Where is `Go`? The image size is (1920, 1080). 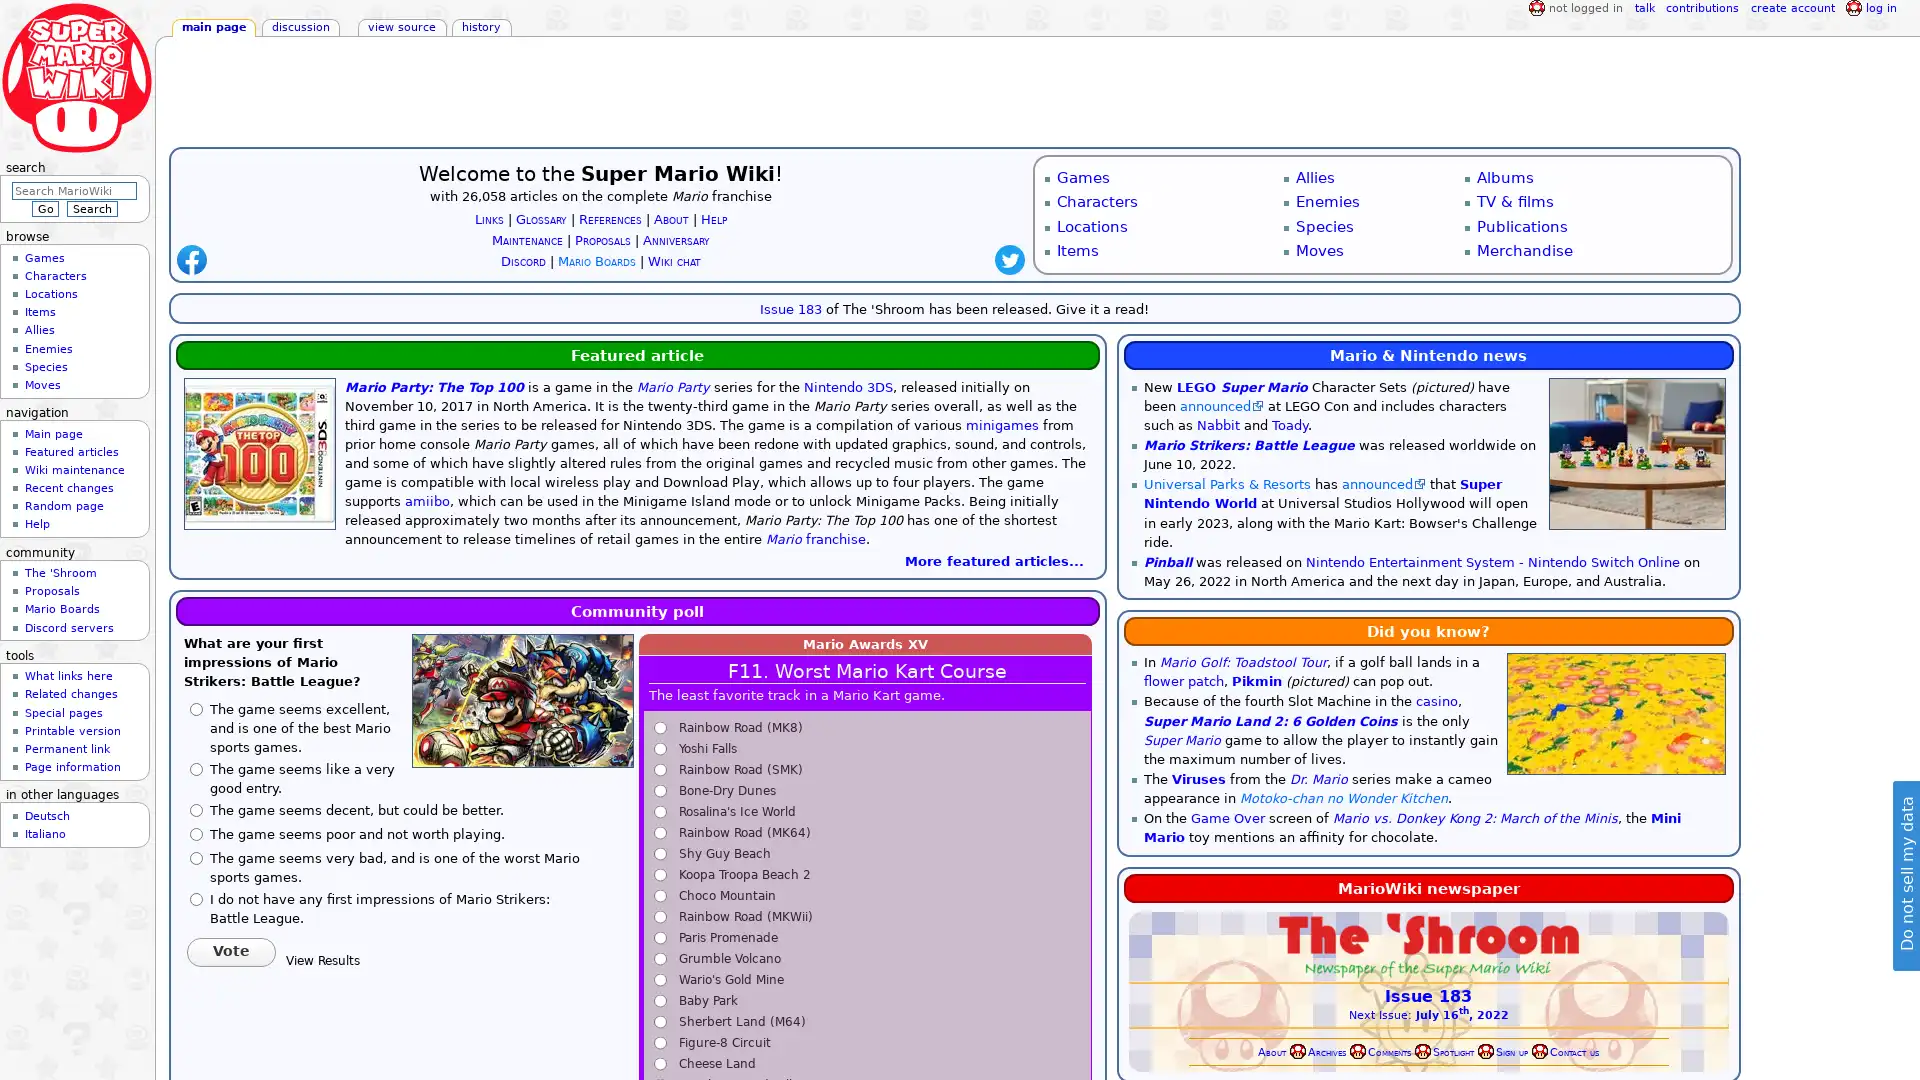
Go is located at coordinates (45, 208).